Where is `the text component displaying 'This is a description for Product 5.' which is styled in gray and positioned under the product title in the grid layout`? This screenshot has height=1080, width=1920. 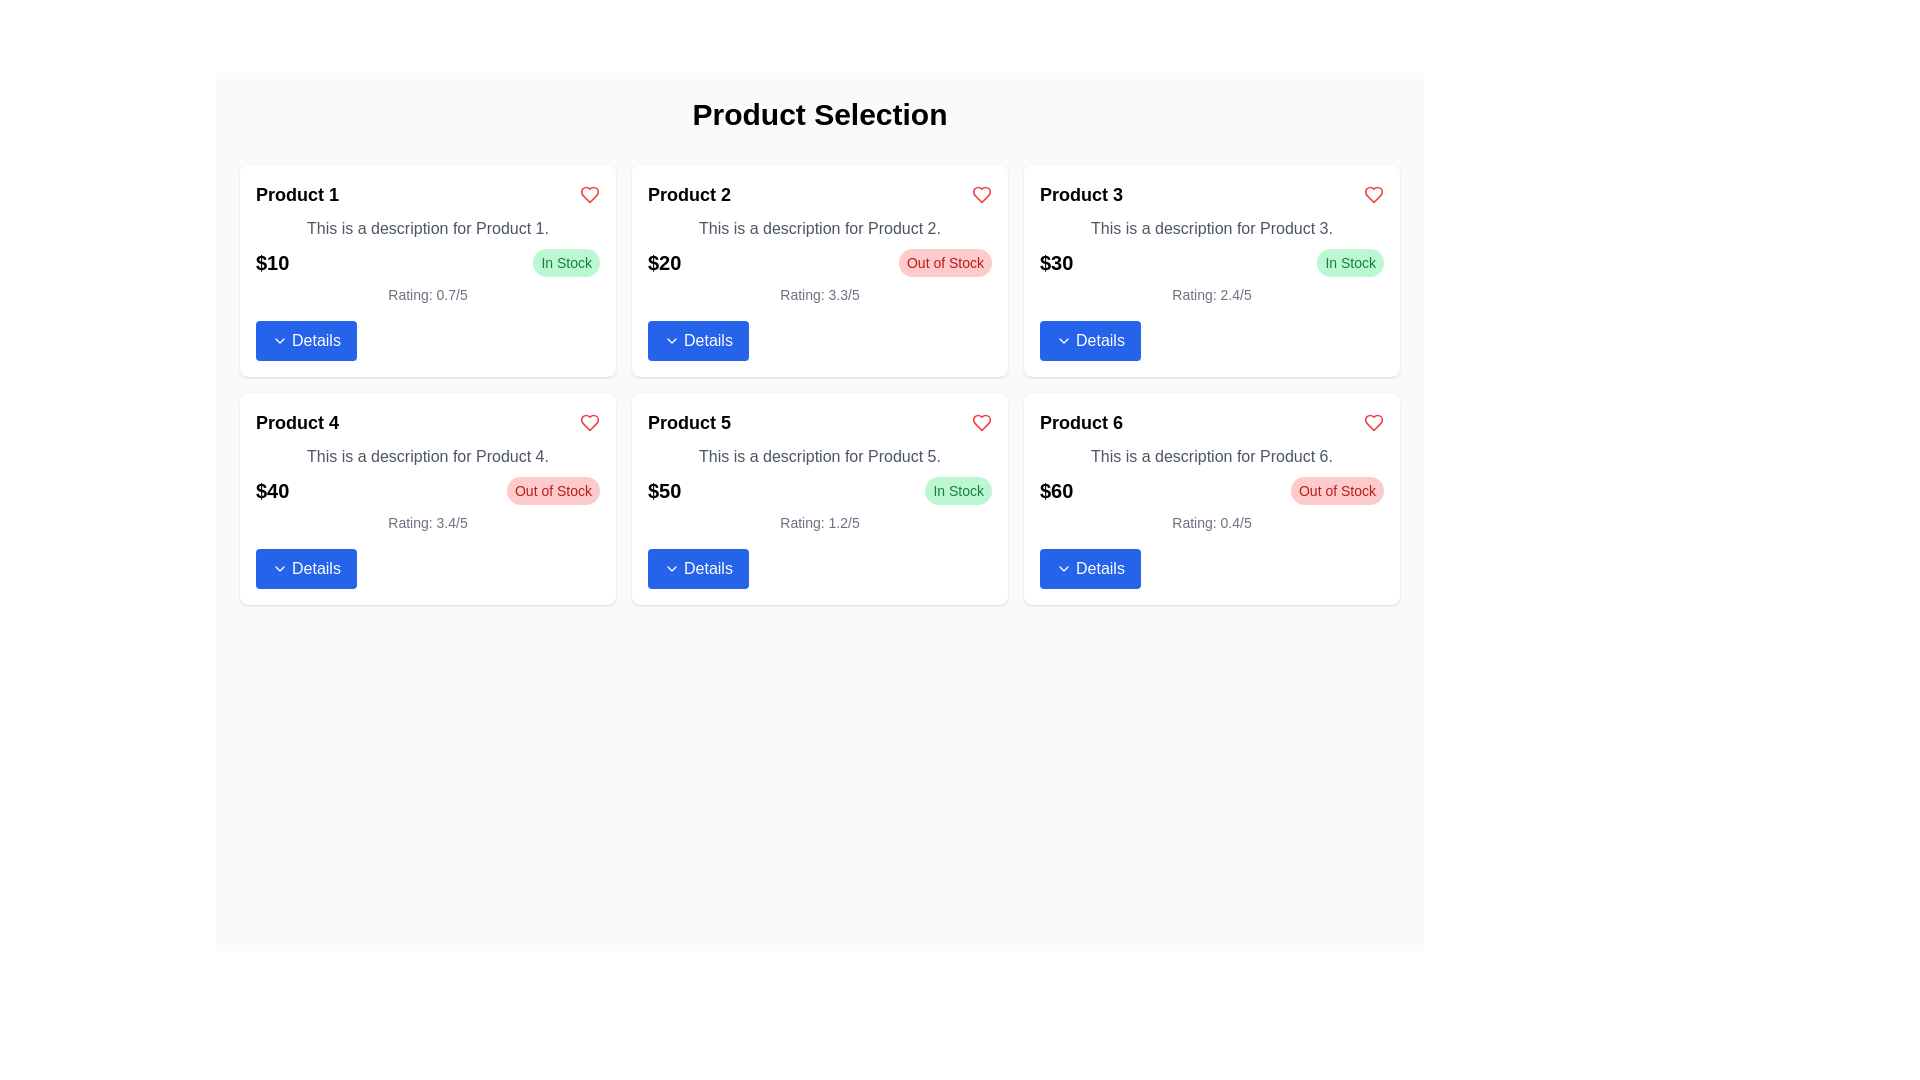 the text component displaying 'This is a description for Product 5.' which is styled in gray and positioned under the product title in the grid layout is located at coordinates (820, 456).